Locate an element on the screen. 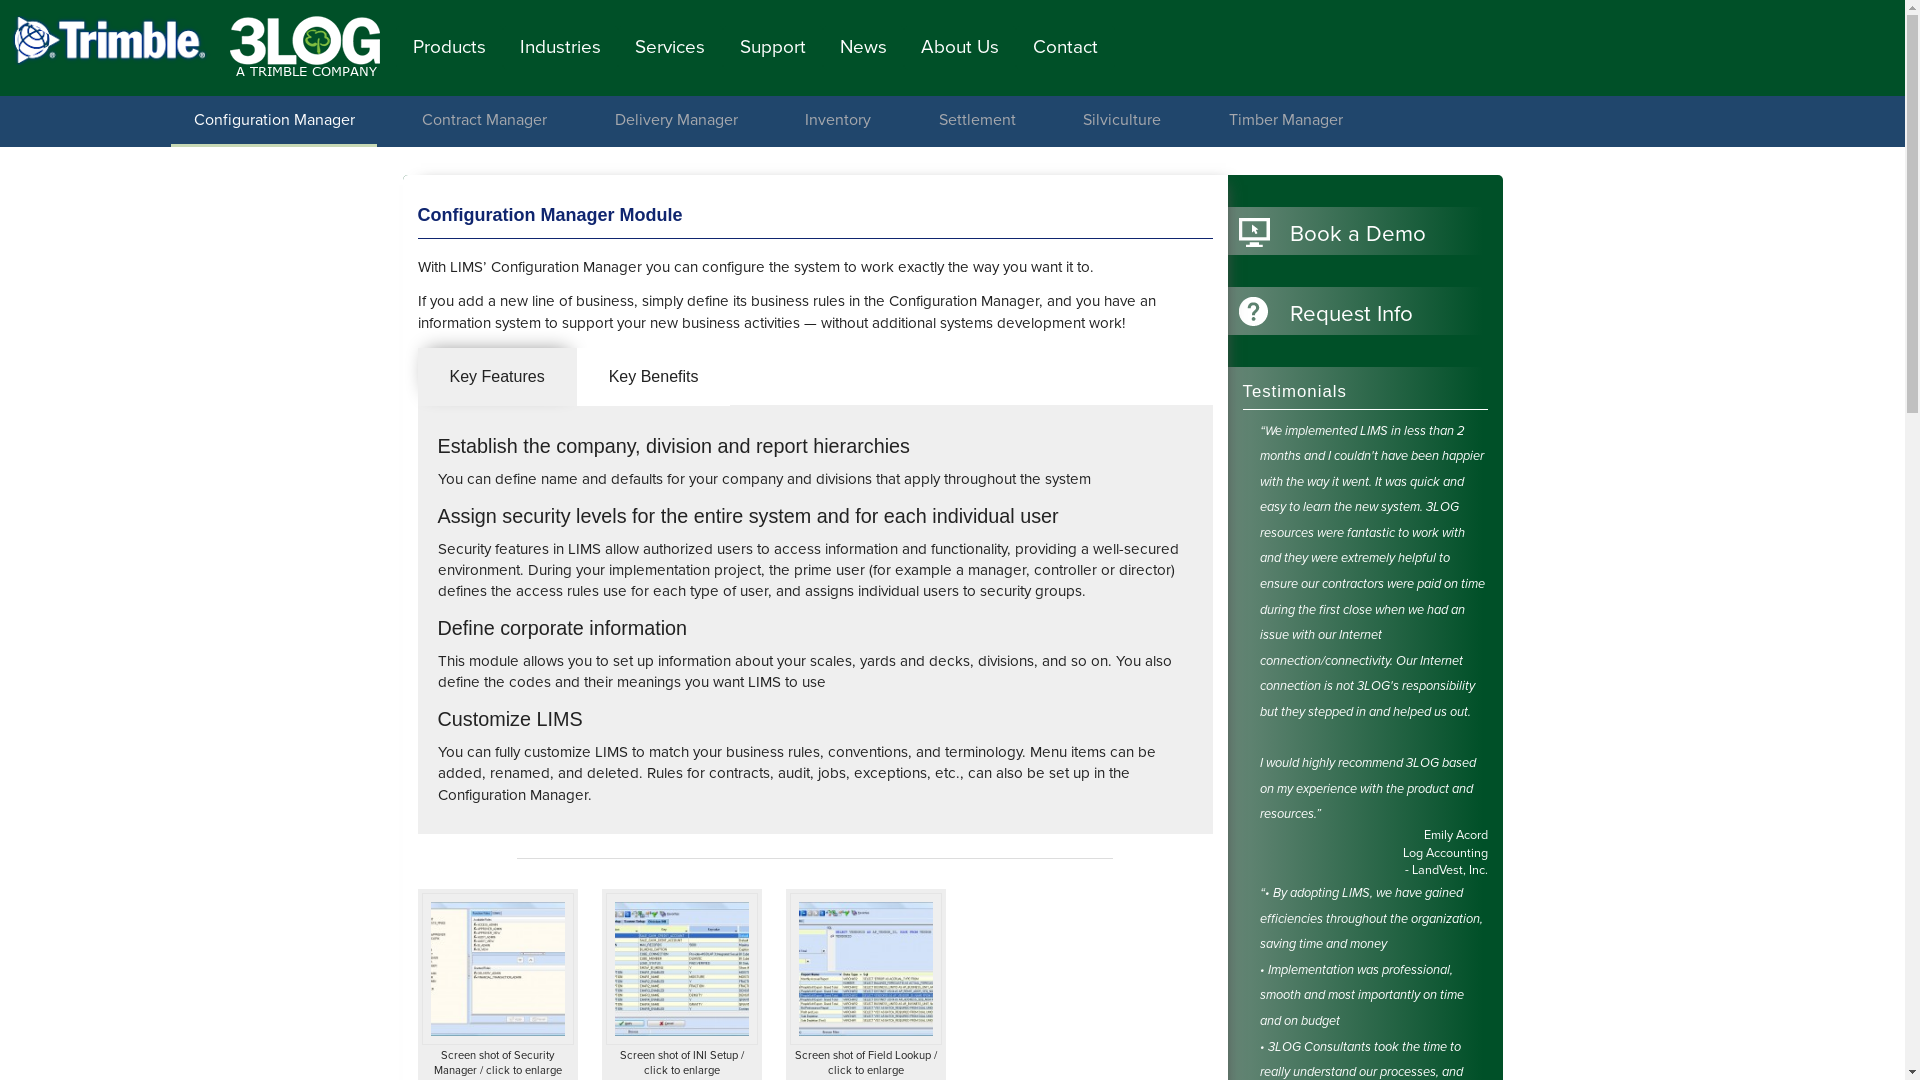  'Products' is located at coordinates (448, 46).